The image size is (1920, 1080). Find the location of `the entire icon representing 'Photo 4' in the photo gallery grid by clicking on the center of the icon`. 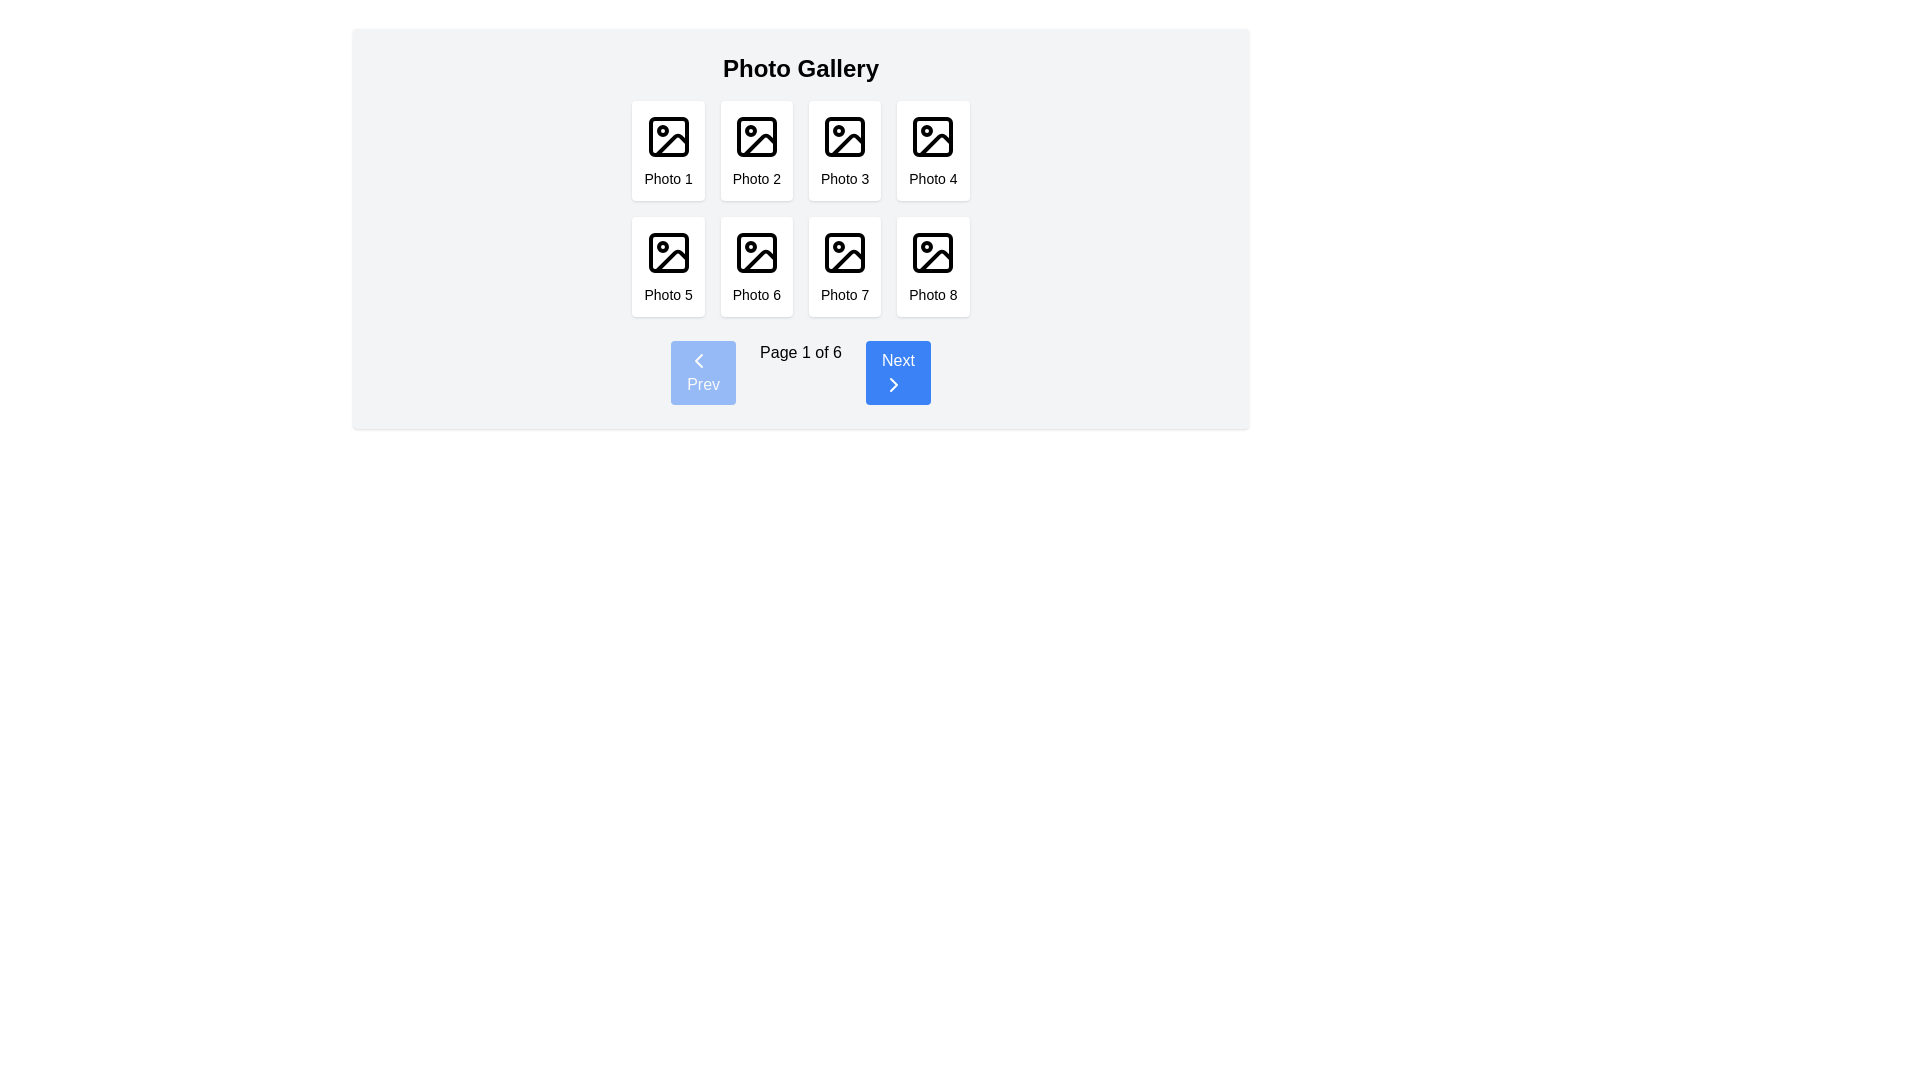

the entire icon representing 'Photo 4' in the photo gallery grid by clicking on the center of the icon is located at coordinates (935, 144).